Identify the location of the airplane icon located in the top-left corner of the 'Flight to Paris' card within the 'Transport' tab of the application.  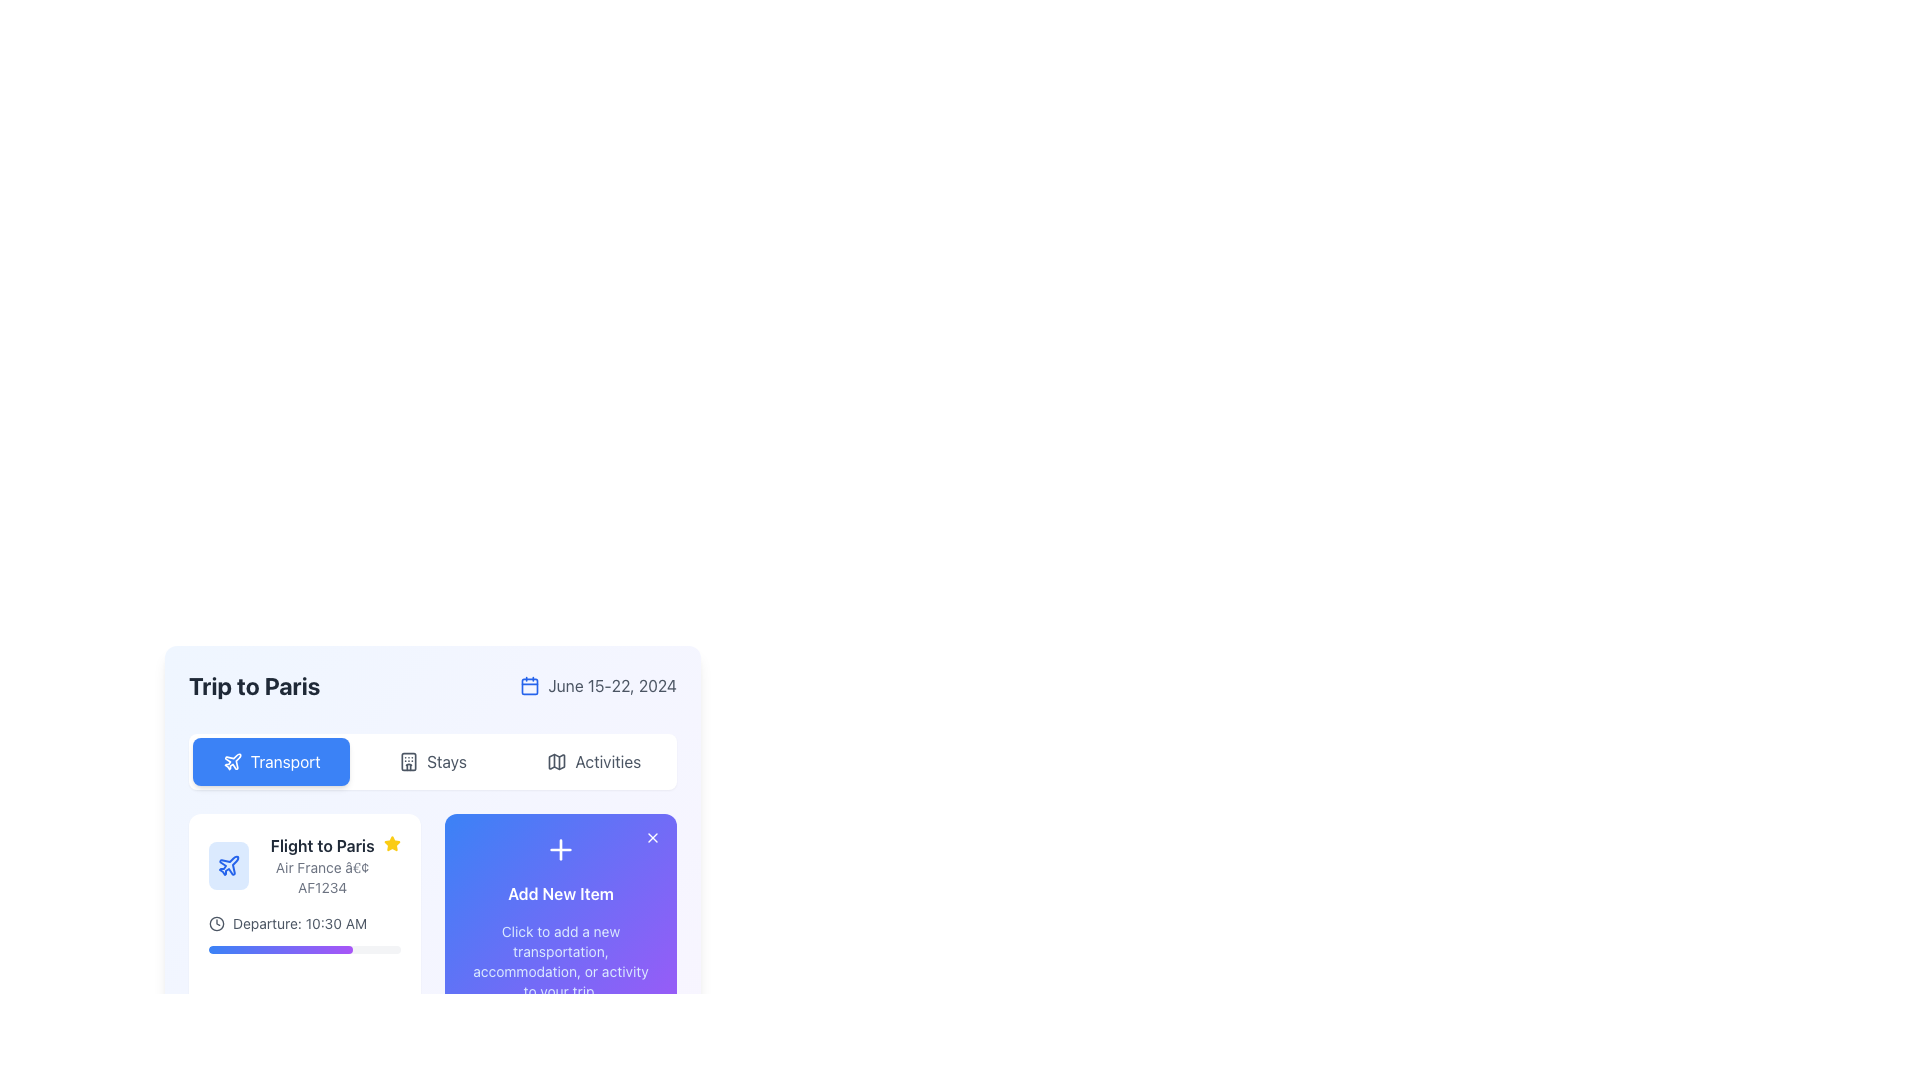
(229, 864).